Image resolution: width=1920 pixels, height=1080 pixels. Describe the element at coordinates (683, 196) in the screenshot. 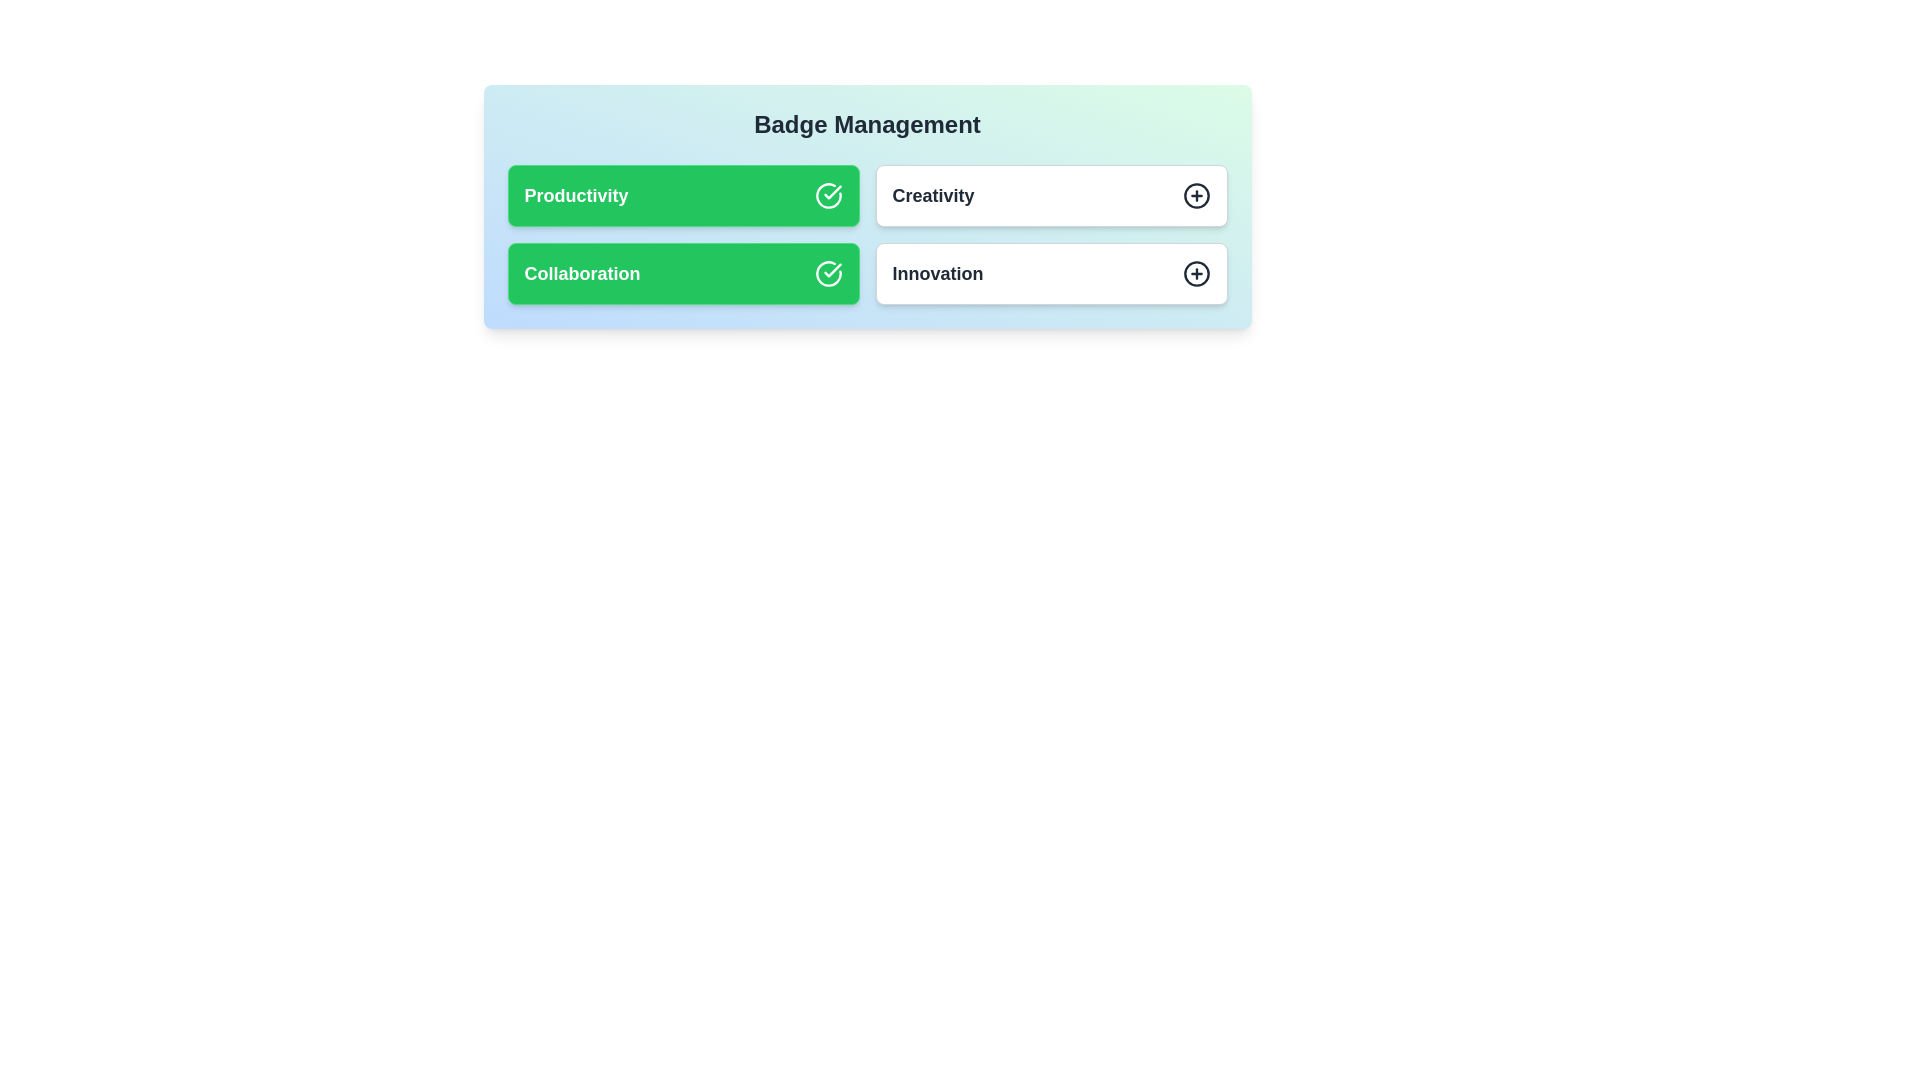

I see `the badge labeled Productivity` at that location.